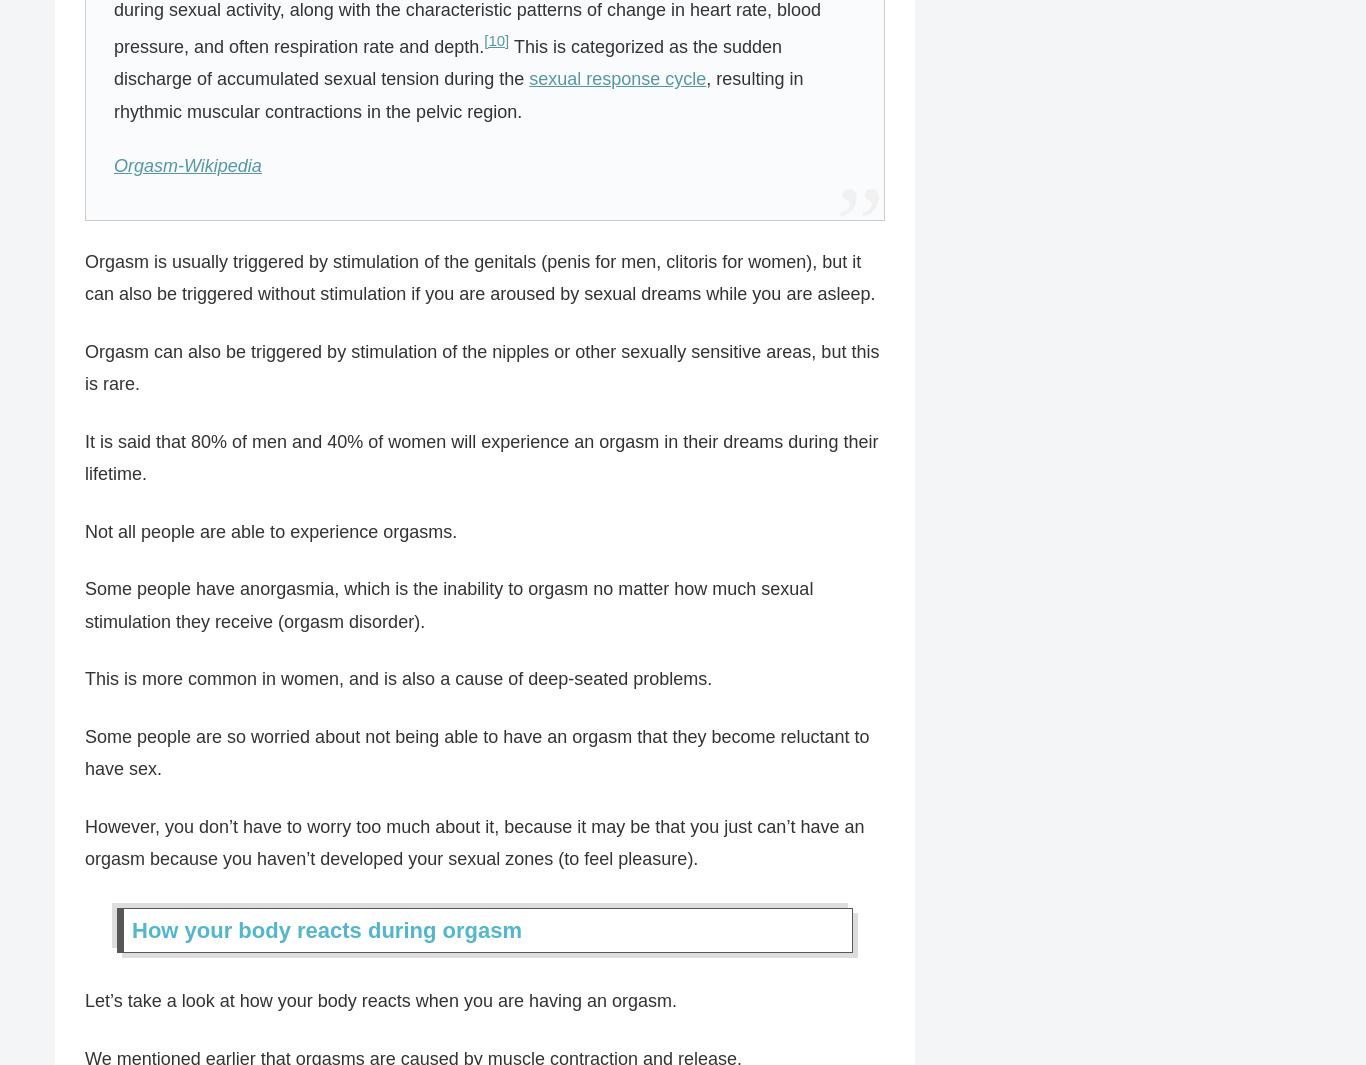 Image resolution: width=1366 pixels, height=1065 pixels. Describe the element at coordinates (481, 456) in the screenshot. I see `'It is said that 80% of men and 40% of women will experience an orgasm in their dreams during their lifetime.'` at that location.